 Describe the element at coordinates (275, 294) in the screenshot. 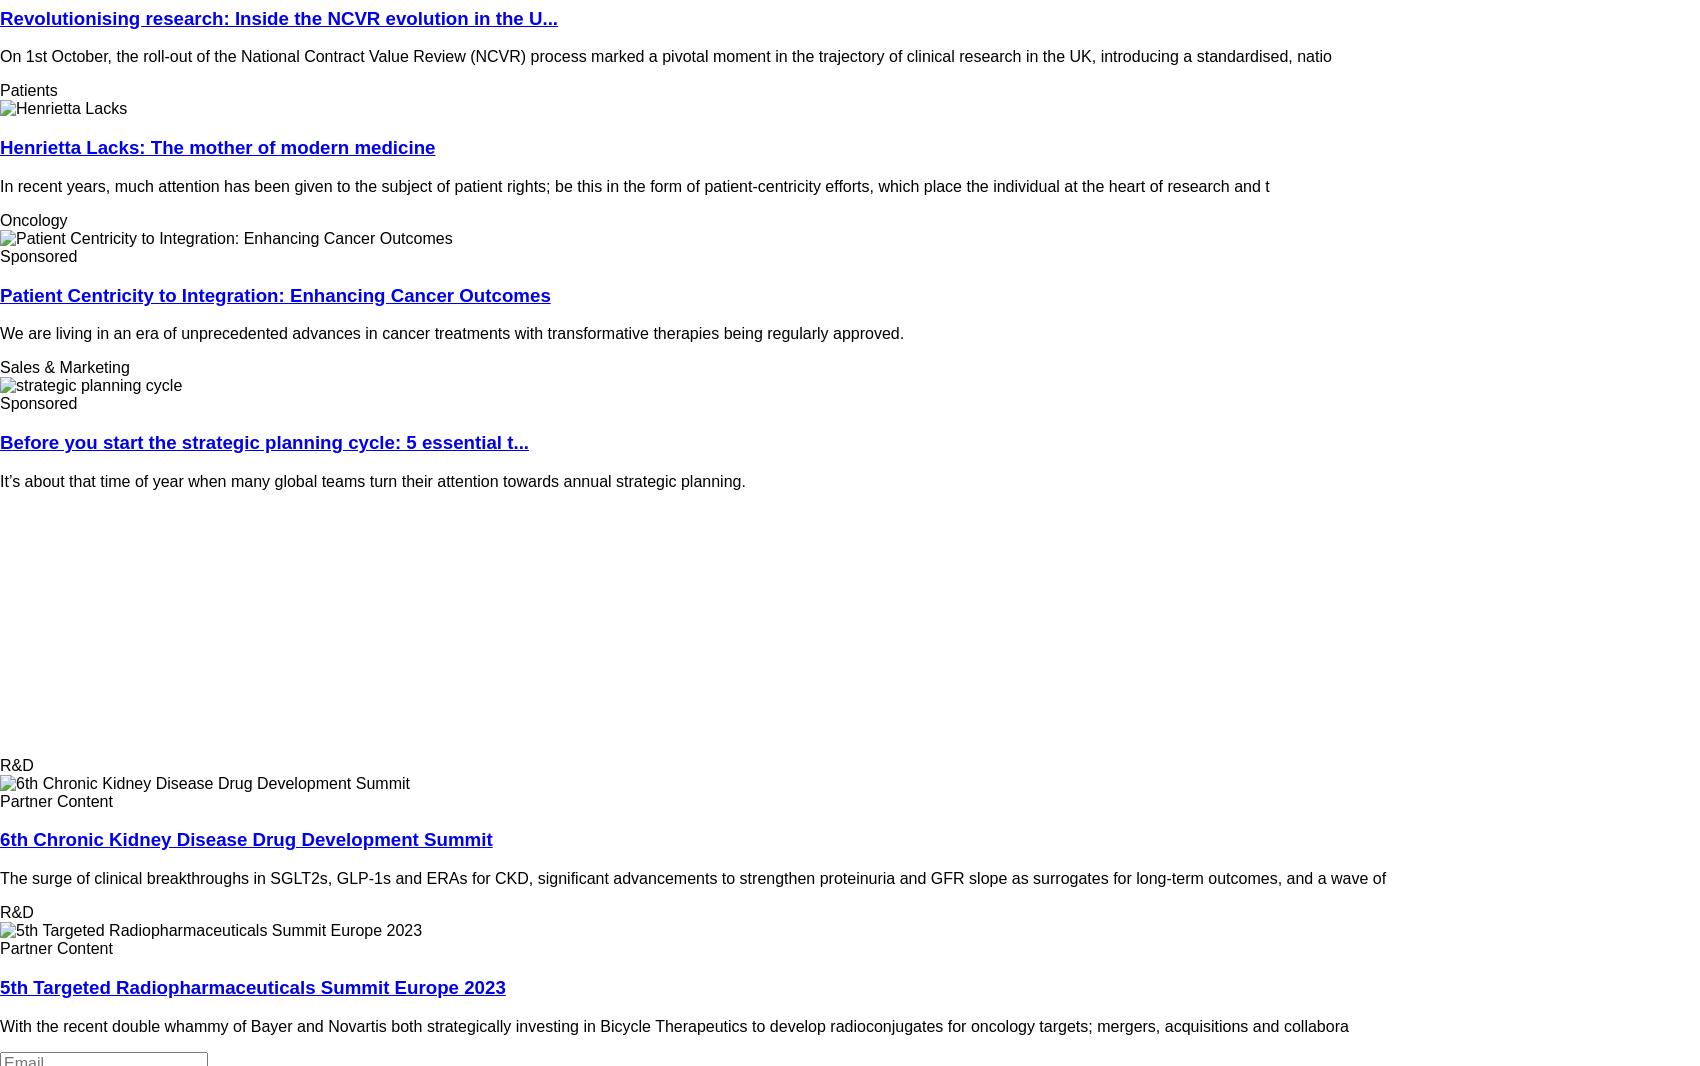

I see `'Patient Centricity to Integration: Enhancing Cancer Outcomes'` at that location.